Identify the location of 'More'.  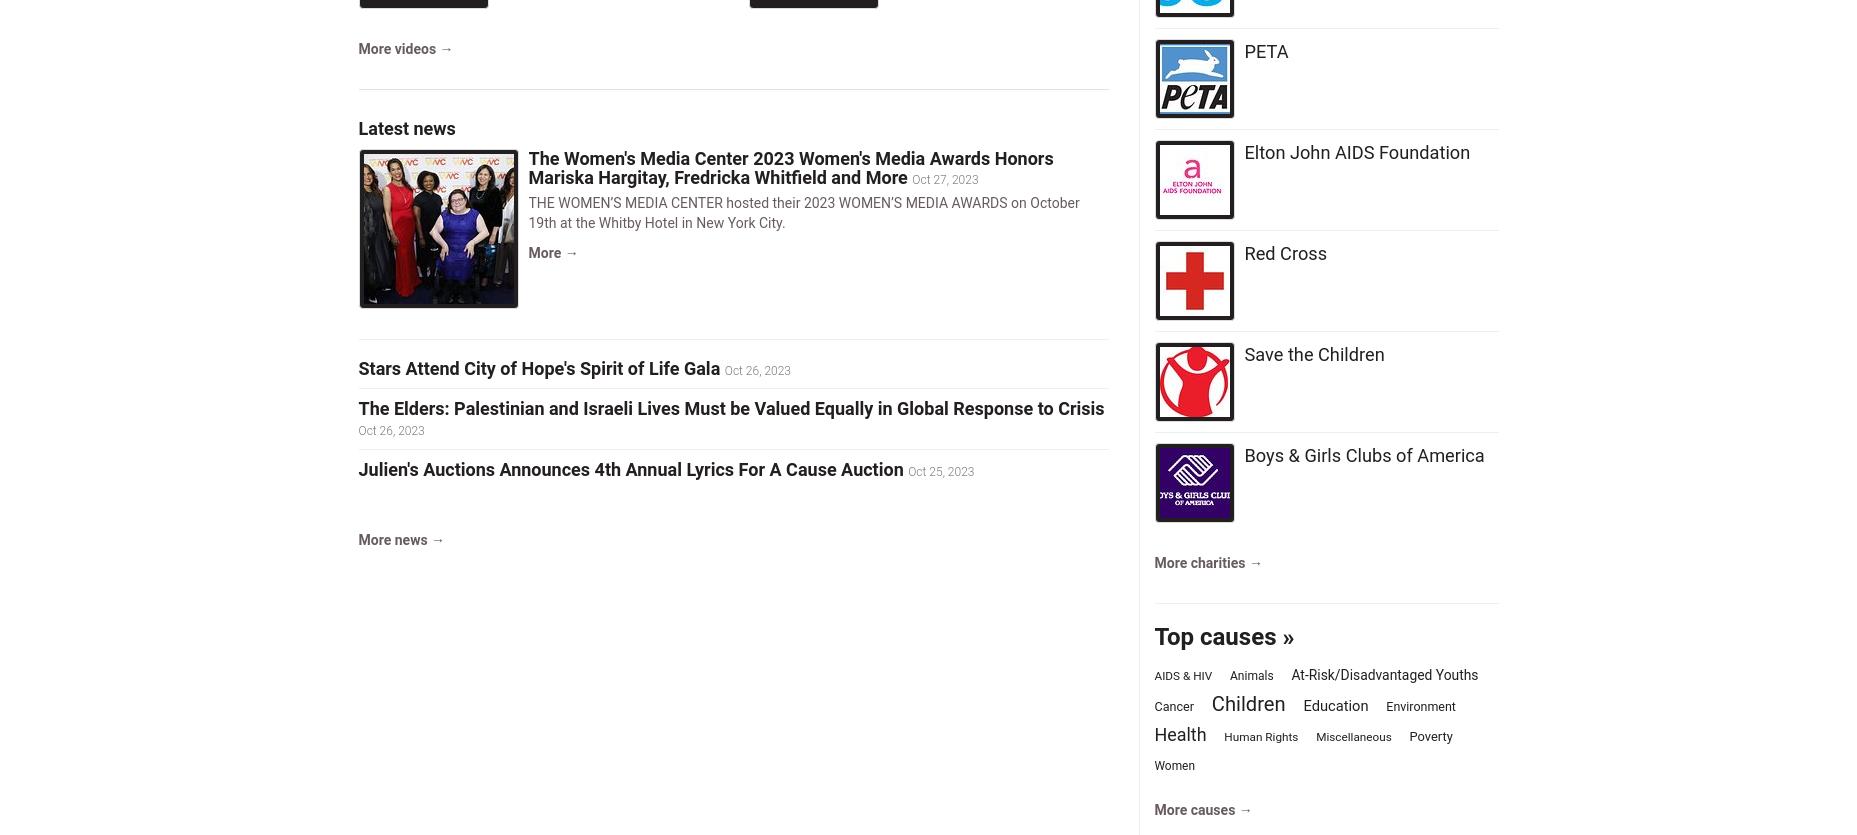
(527, 252).